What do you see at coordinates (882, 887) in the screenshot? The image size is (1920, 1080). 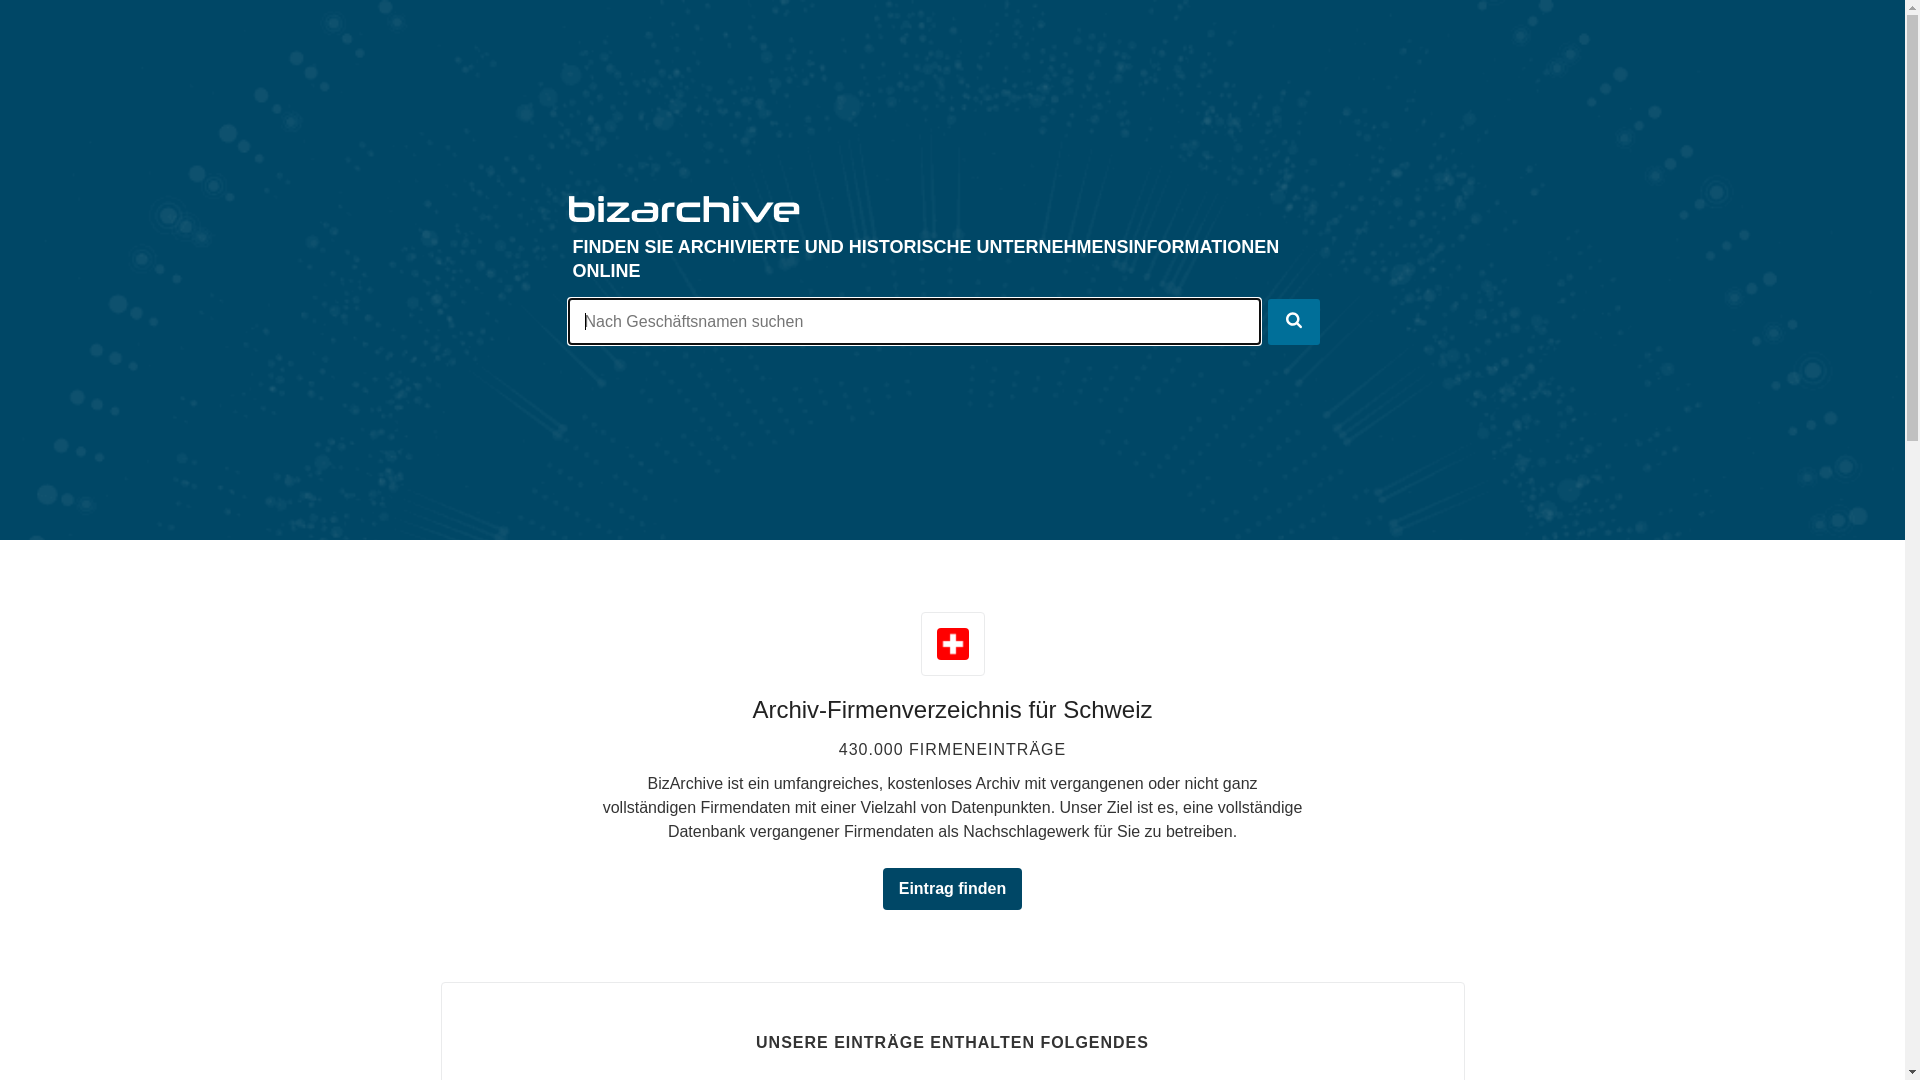 I see `'Eintrag finden'` at bounding box center [882, 887].